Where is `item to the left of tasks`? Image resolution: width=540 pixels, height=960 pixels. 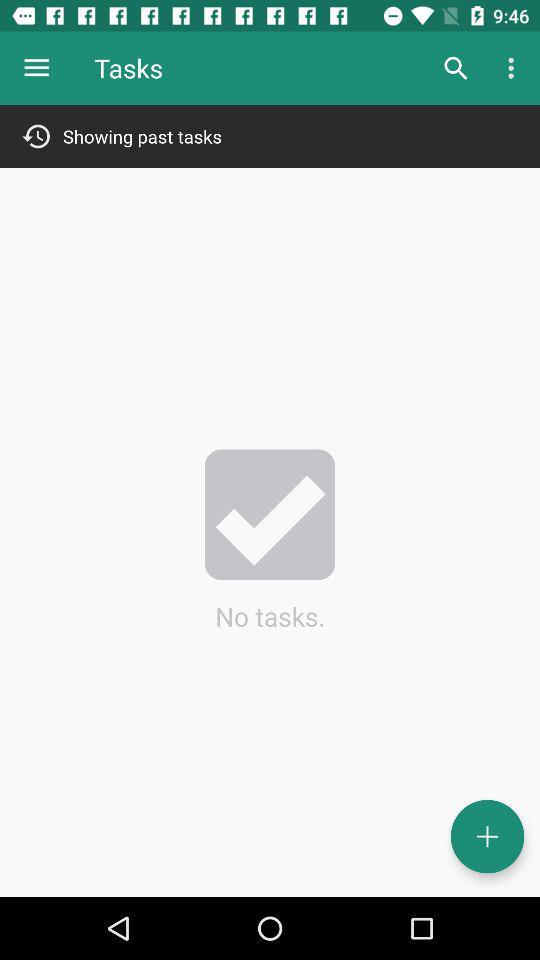
item to the left of tasks is located at coordinates (36, 68).